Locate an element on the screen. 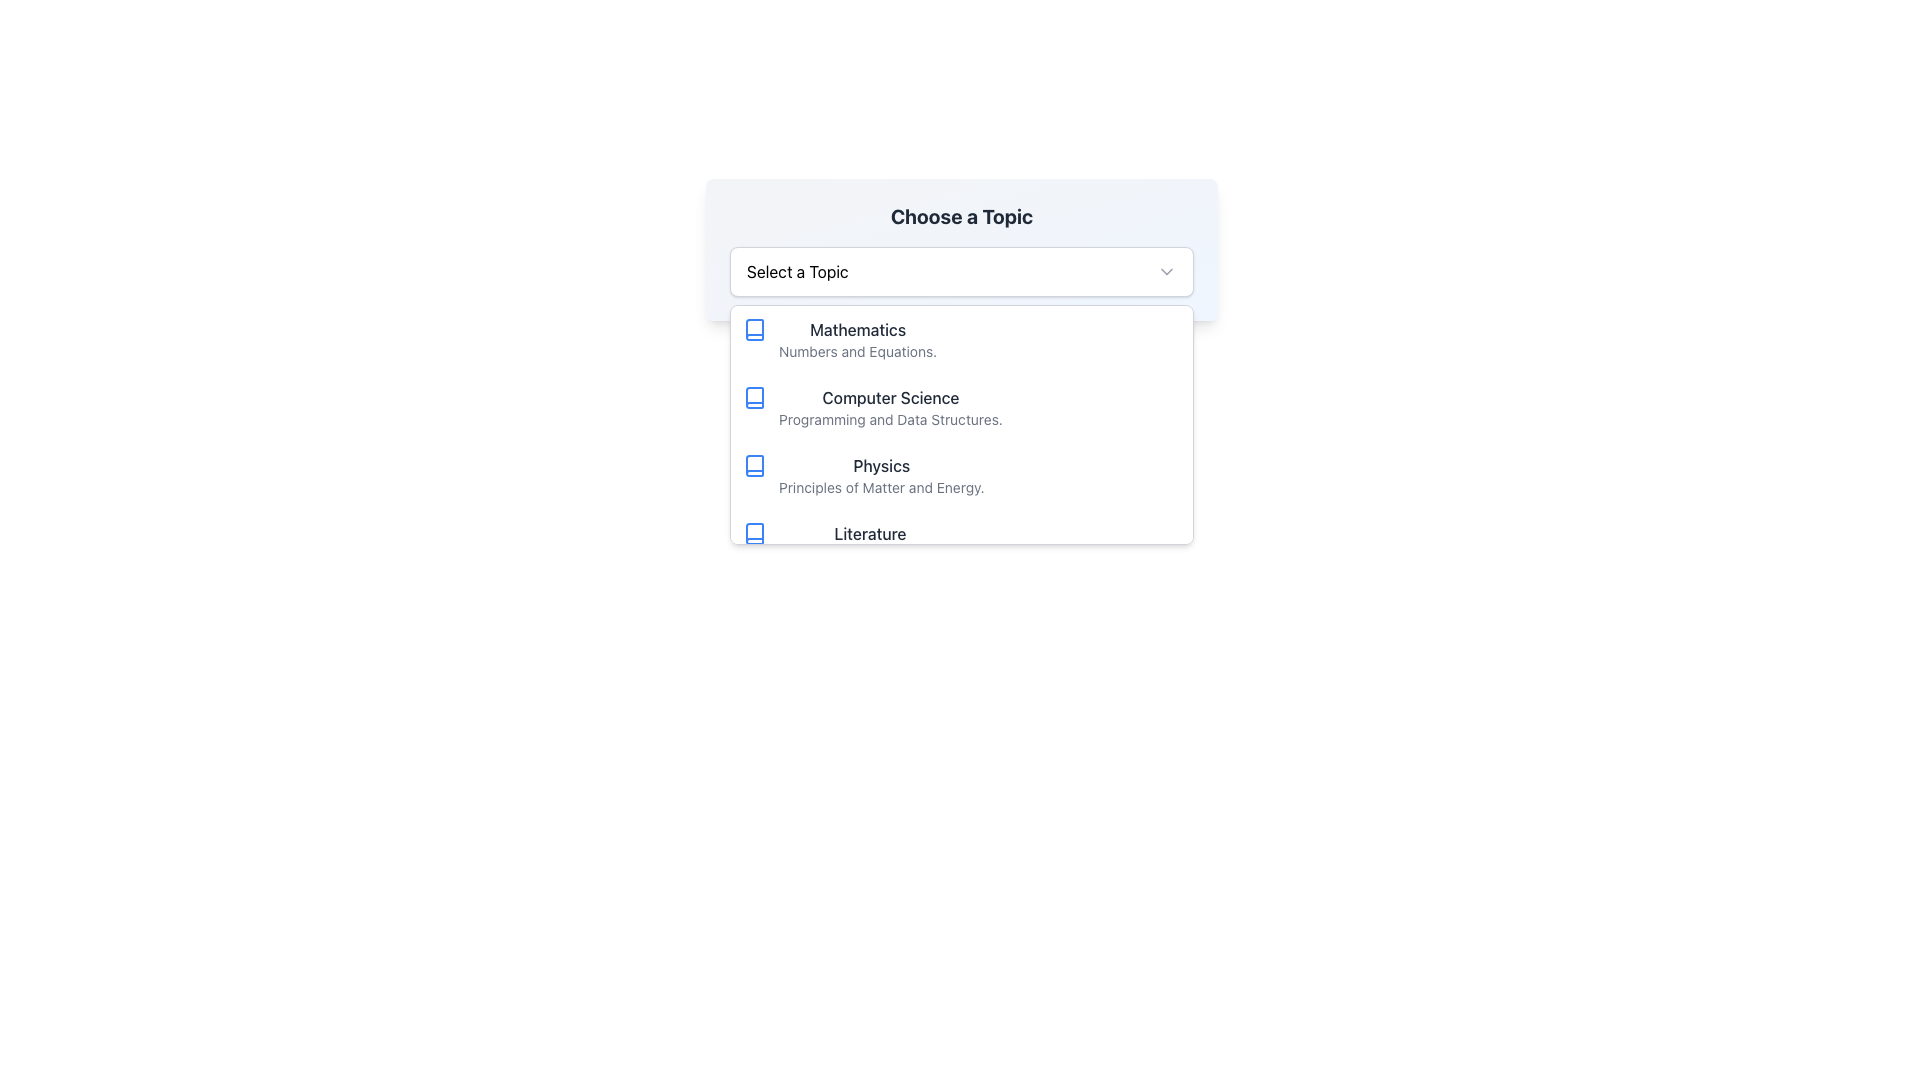  the 'Computer Science and Data Structures' dropdown list item, which is the third option in the dropdown menu located centrally below the 'Select a Topic' dropdown is located at coordinates (961, 423).